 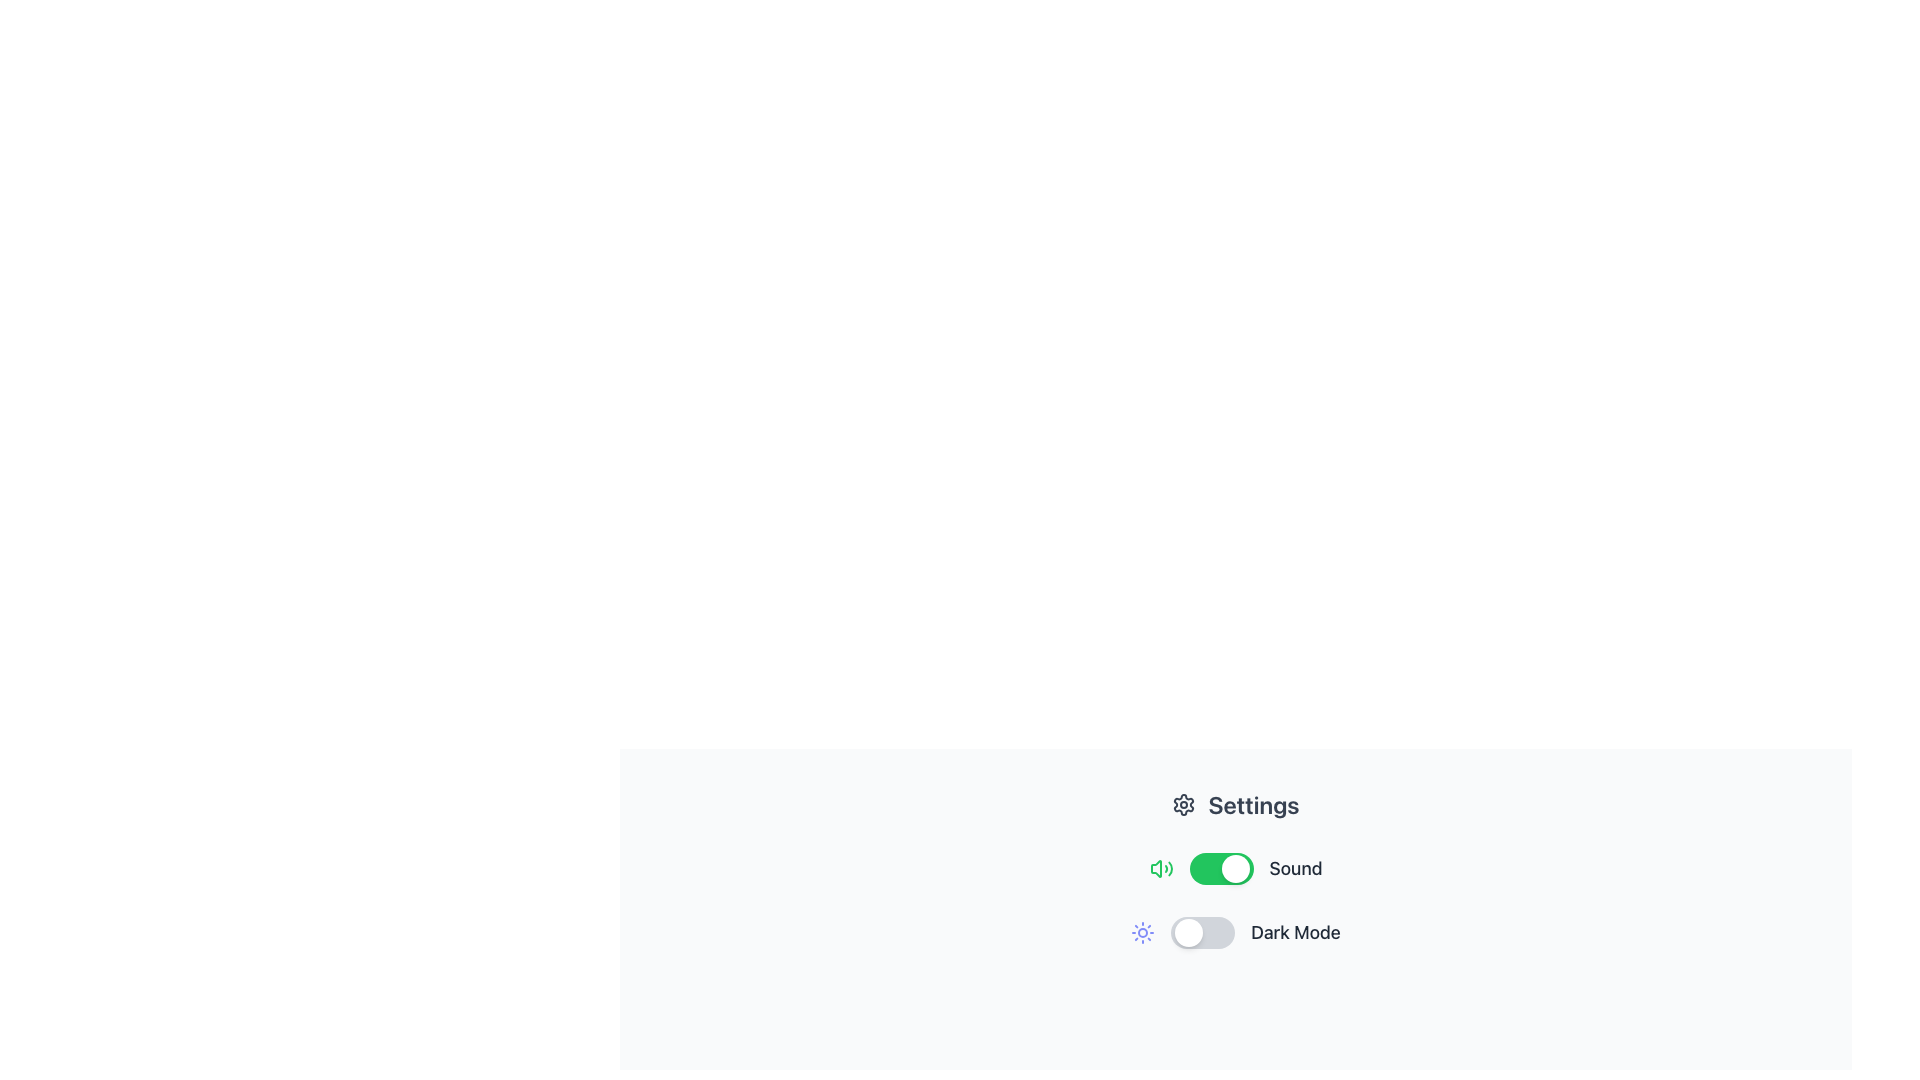 I want to click on the toggle switch to change the state of the 'Sound' functionality, located to the right of the green volume icon and to the left of the 'Sound' label, so click(x=1220, y=867).